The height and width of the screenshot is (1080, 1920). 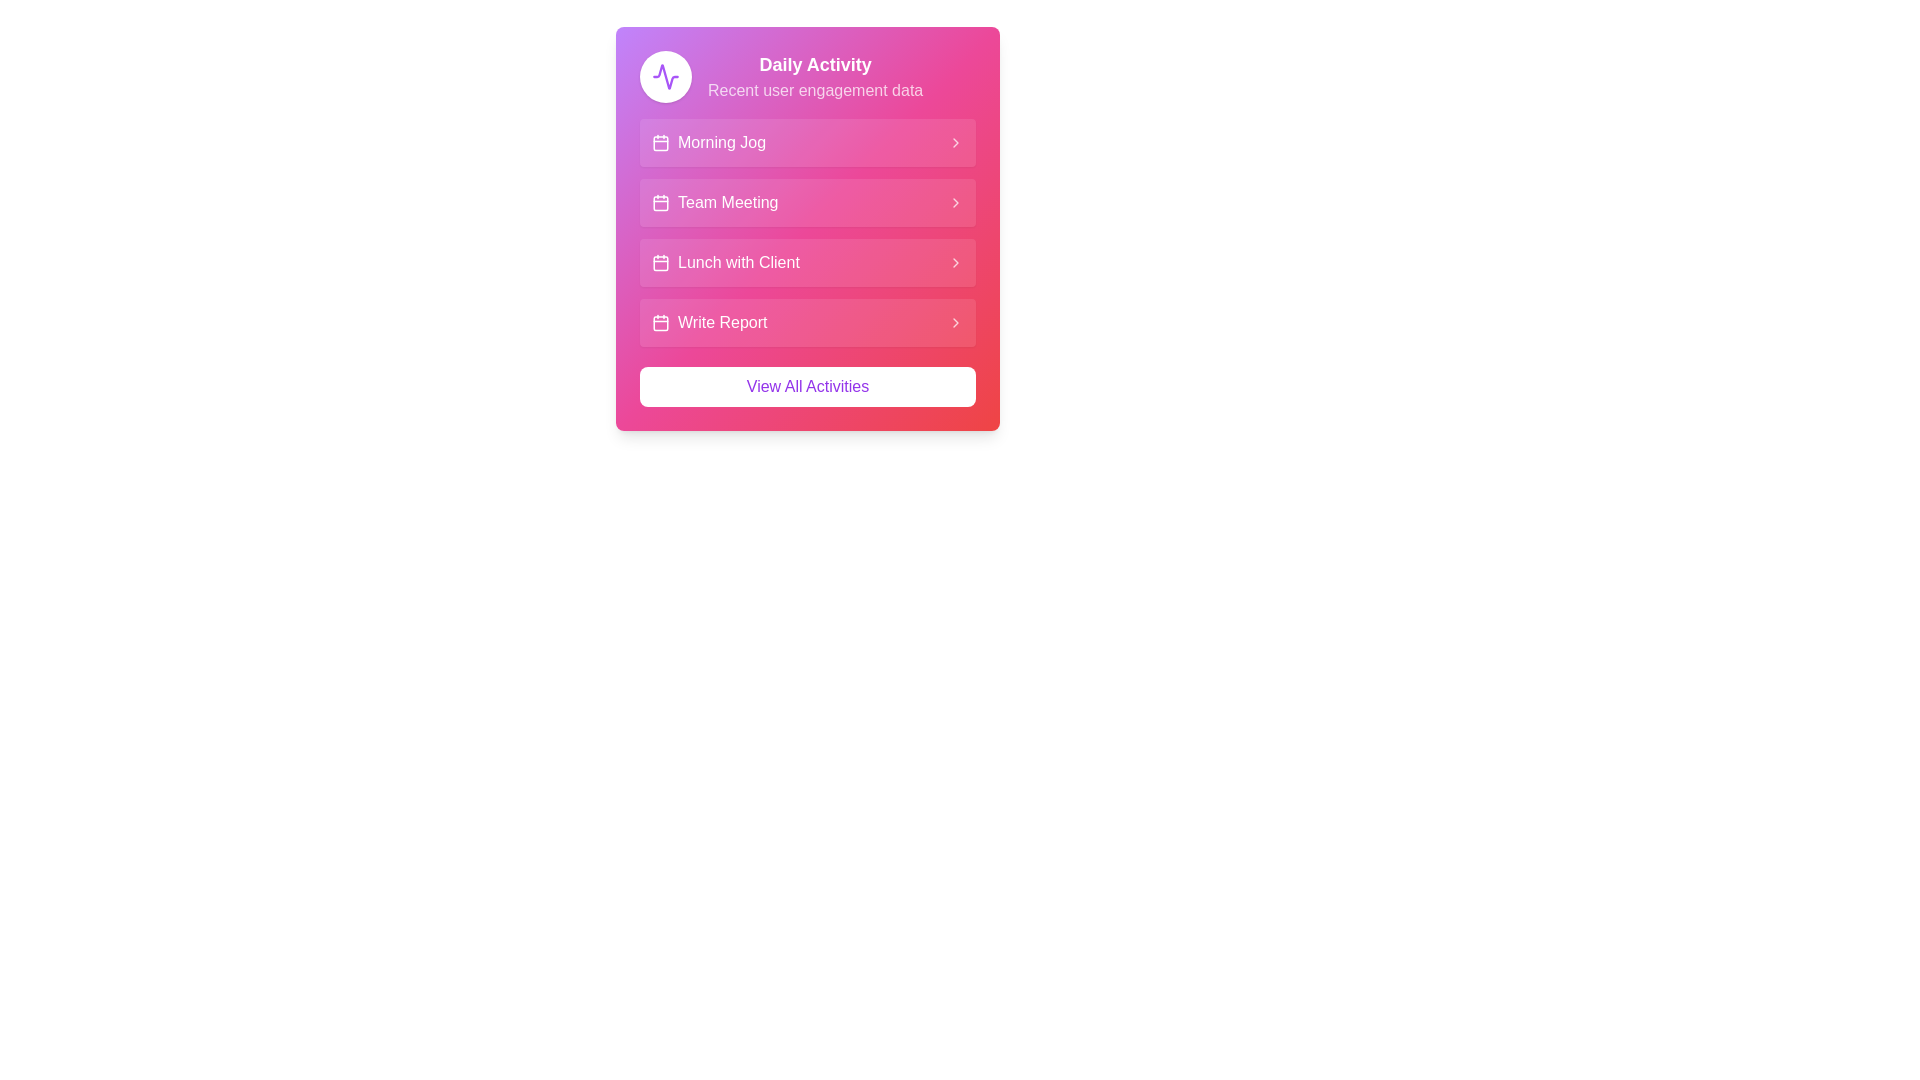 I want to click on the 'Team Meeting' text label, which is the second item in the vertical list of activity items within the 'Daily Activity' widget, styled with a medium-weight white font on a pink background, so click(x=727, y=203).